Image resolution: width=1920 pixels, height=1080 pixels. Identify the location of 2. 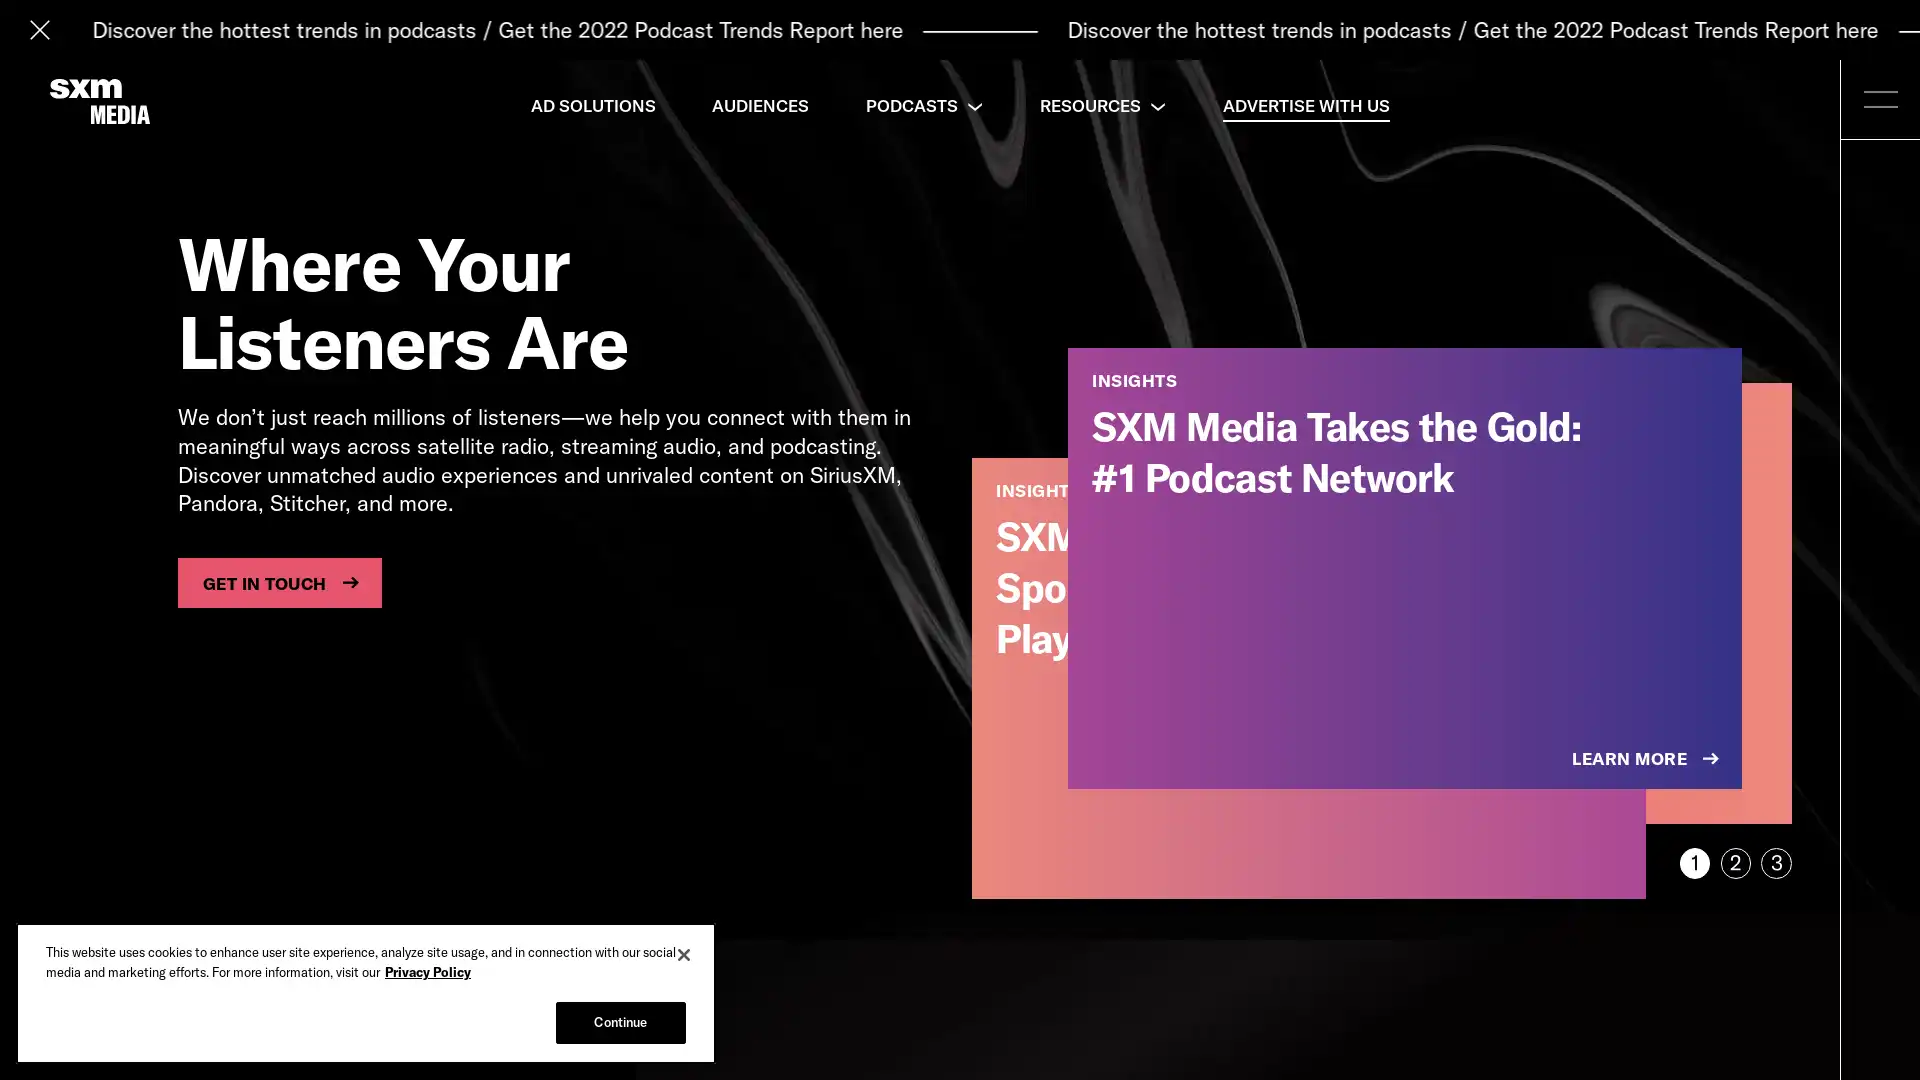
(1734, 862).